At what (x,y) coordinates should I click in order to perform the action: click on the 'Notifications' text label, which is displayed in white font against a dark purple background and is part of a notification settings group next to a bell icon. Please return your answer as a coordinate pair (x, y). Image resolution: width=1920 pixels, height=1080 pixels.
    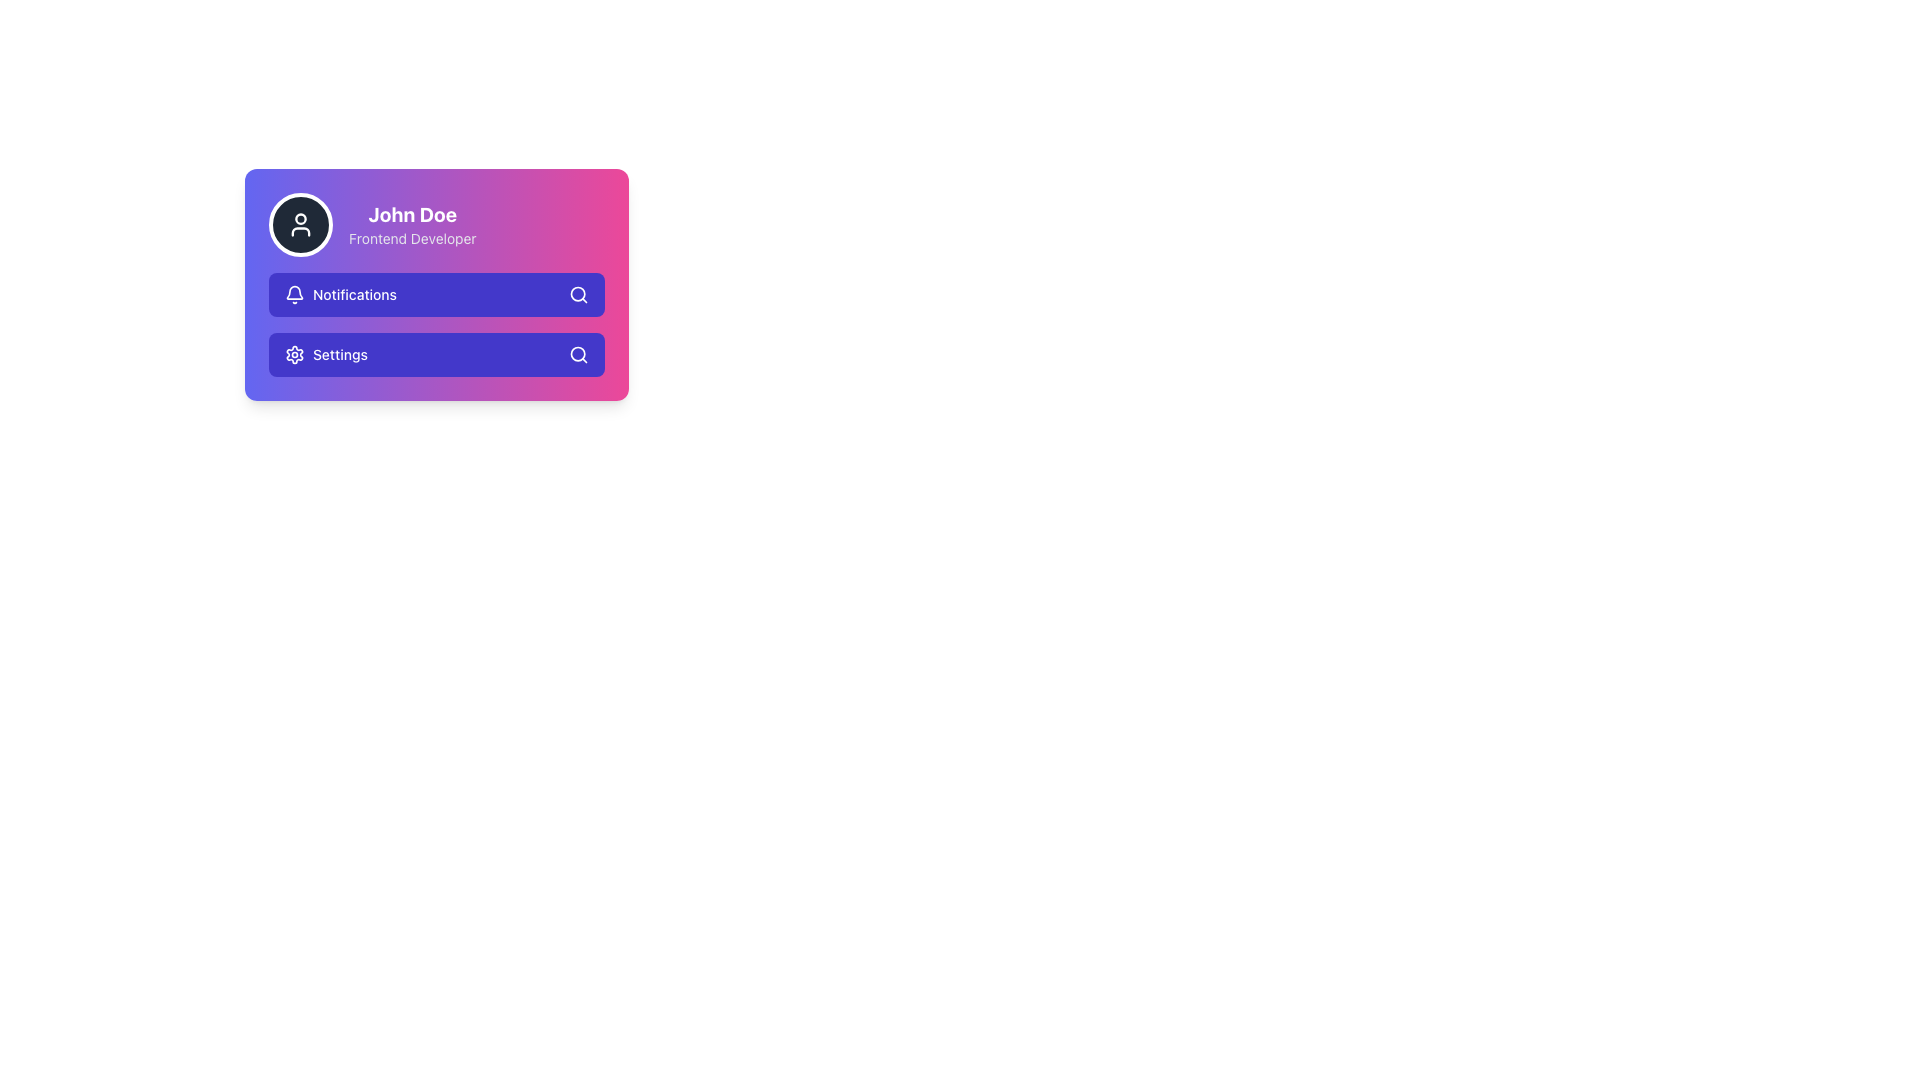
    Looking at the image, I should click on (355, 294).